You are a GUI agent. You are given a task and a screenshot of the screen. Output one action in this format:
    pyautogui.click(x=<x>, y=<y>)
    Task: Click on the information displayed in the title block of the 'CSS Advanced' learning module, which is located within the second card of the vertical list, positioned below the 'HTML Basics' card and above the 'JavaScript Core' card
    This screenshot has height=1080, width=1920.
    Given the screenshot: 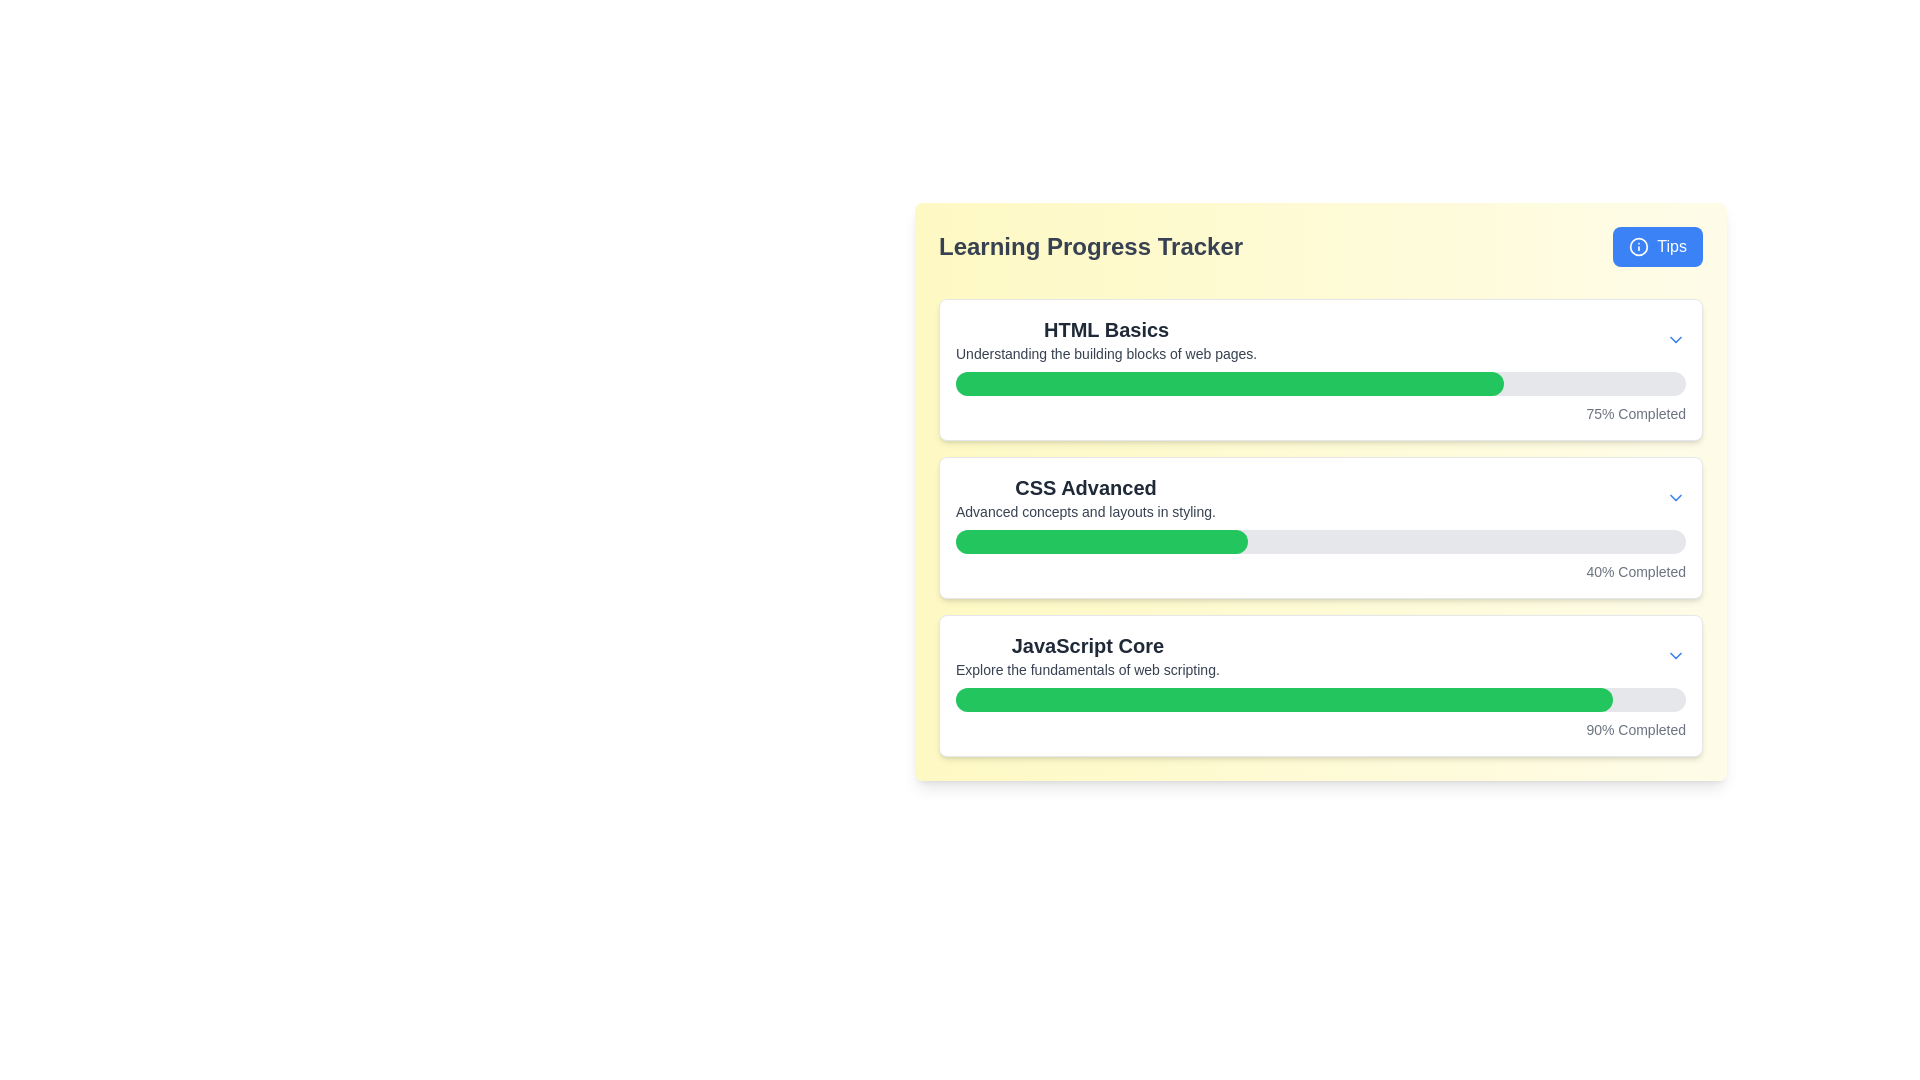 What is the action you would take?
    pyautogui.click(x=1320, y=496)
    